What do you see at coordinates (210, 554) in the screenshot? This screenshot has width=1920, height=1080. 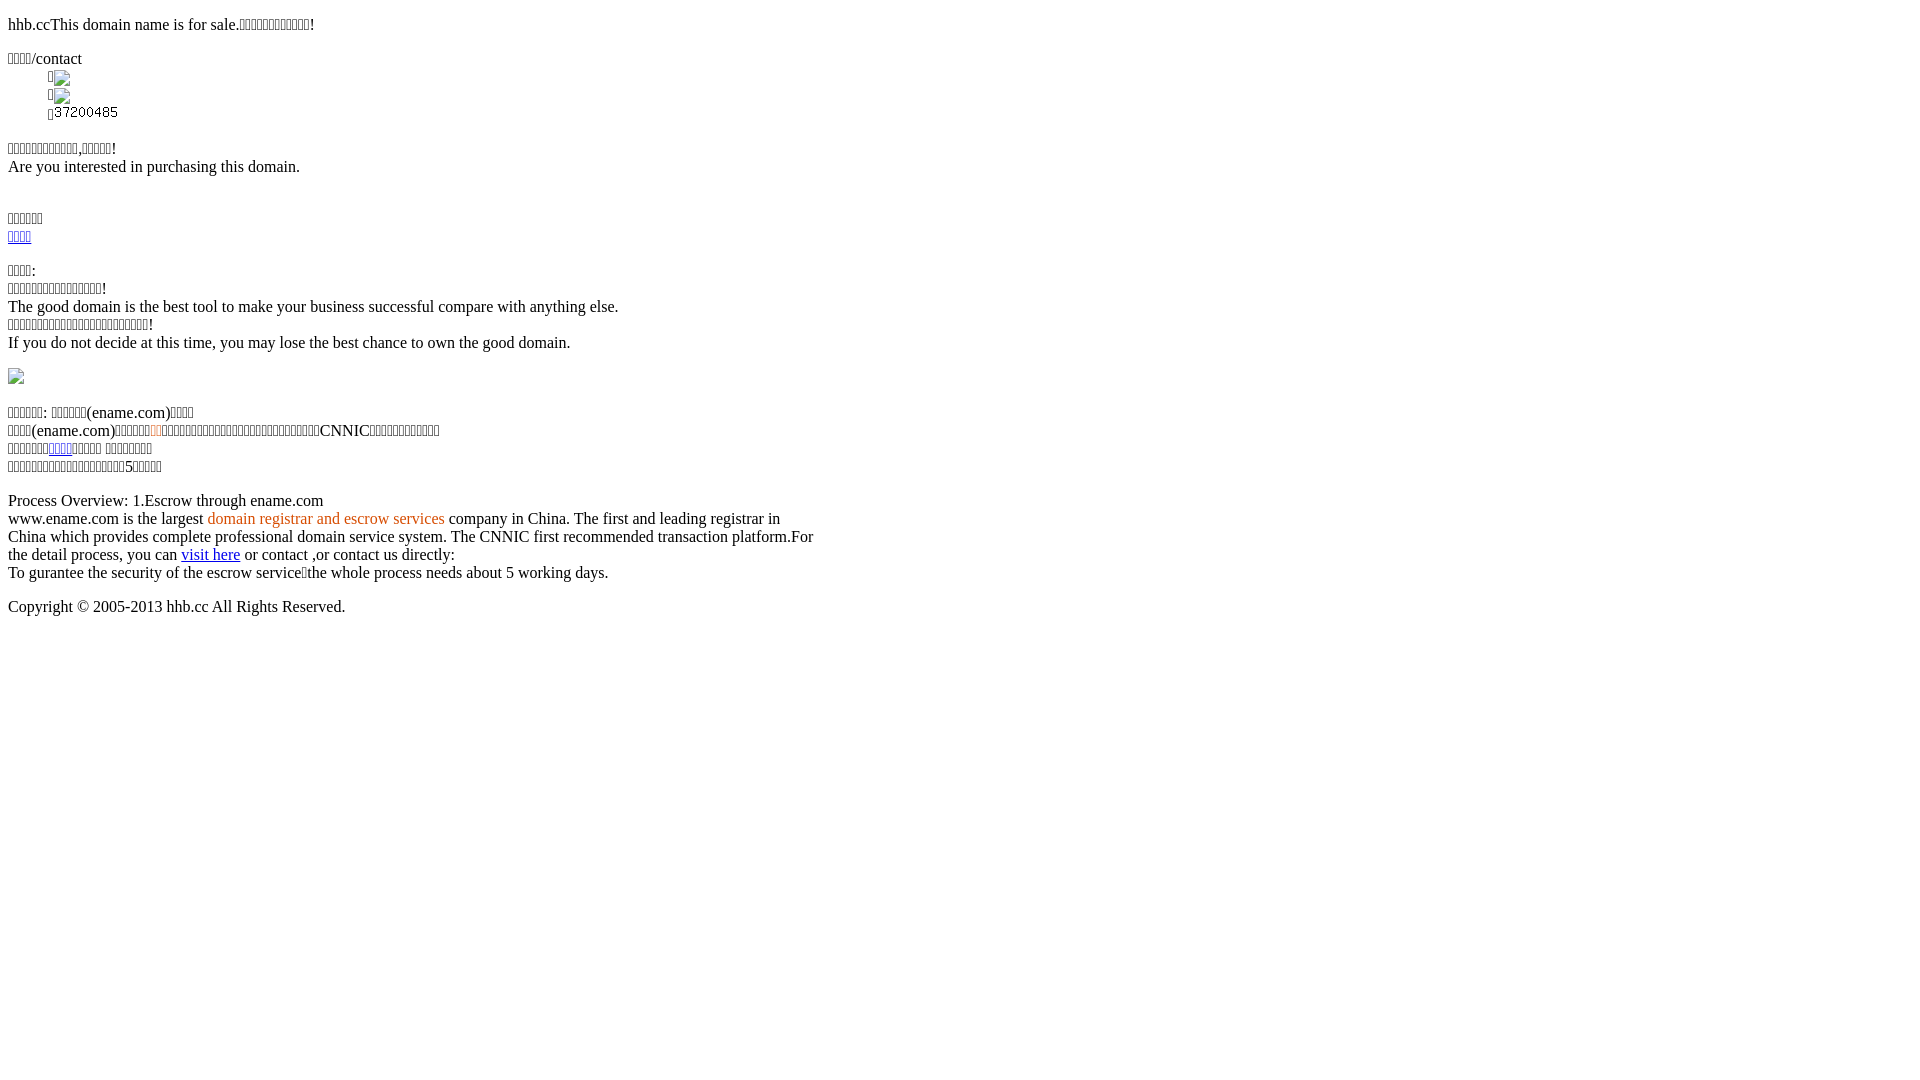 I see `'visit here'` at bounding box center [210, 554].